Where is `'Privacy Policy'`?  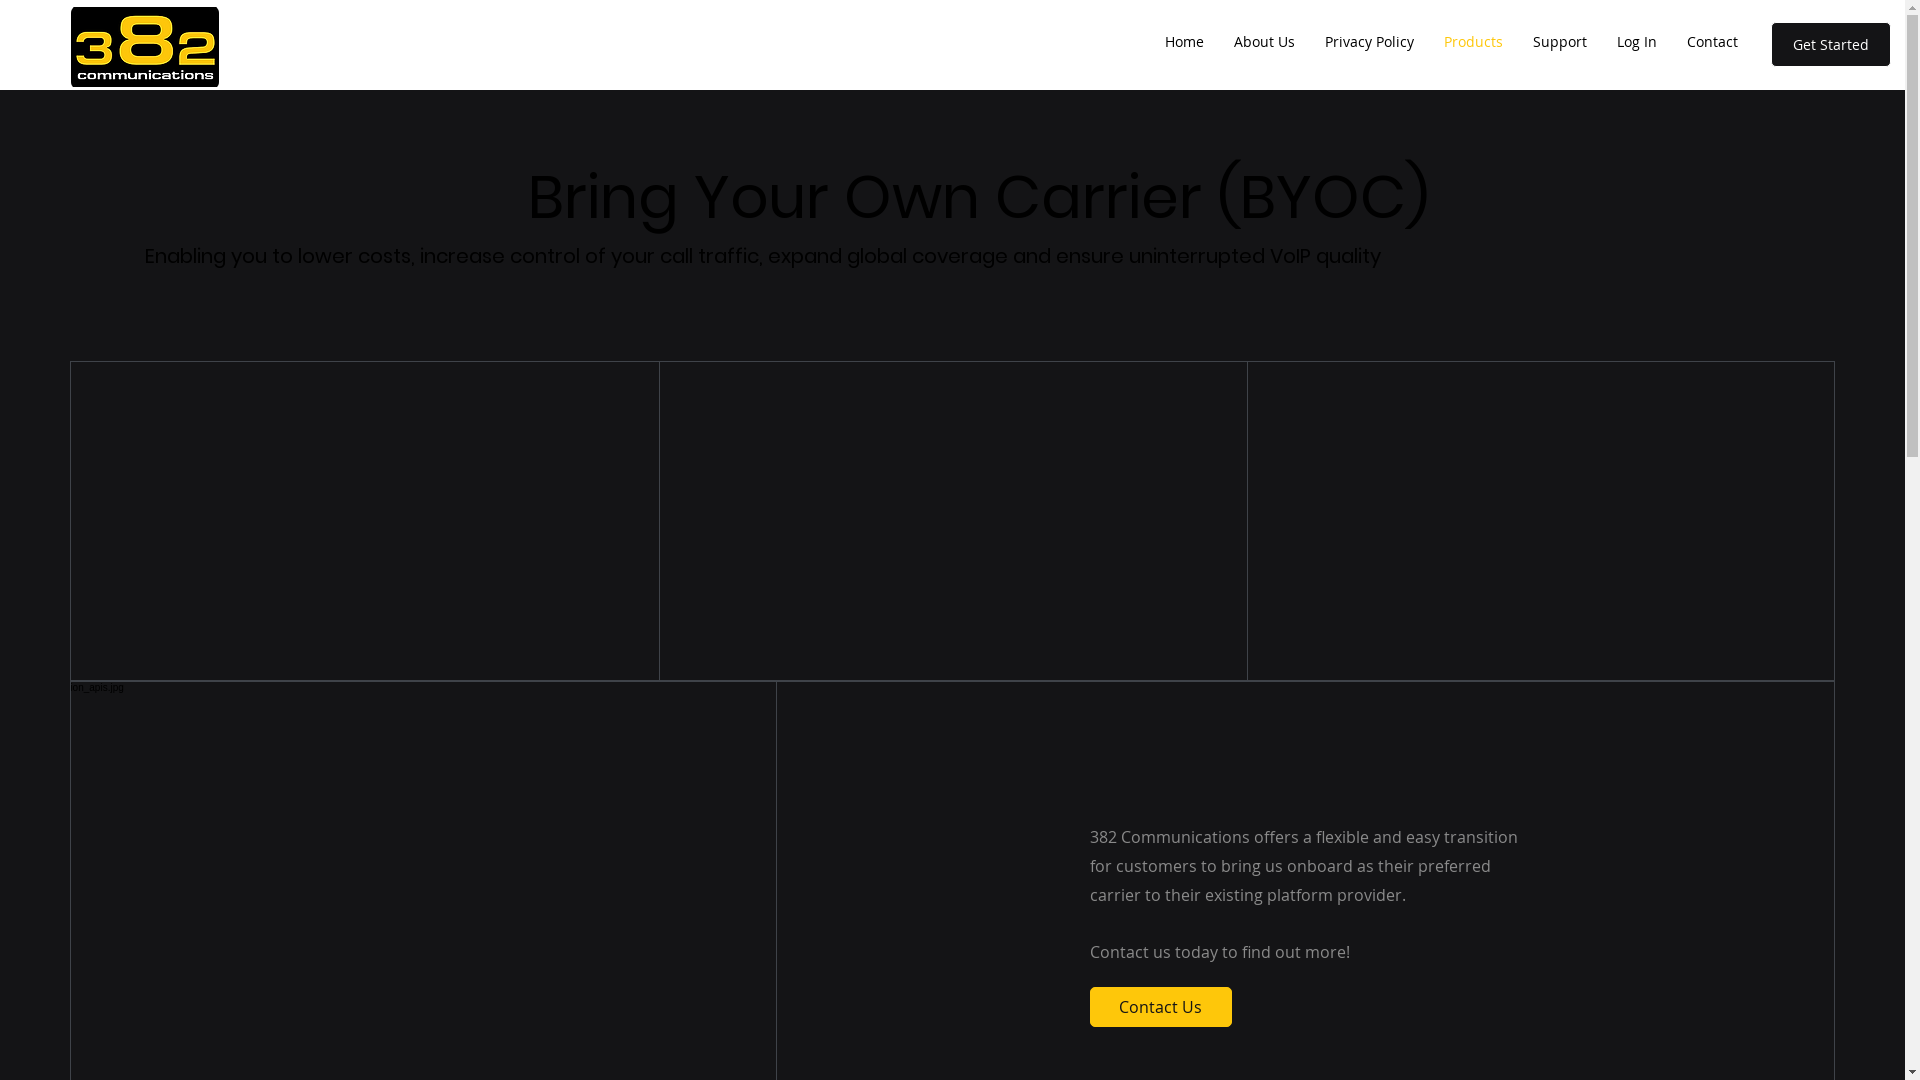
'Privacy Policy' is located at coordinates (1310, 42).